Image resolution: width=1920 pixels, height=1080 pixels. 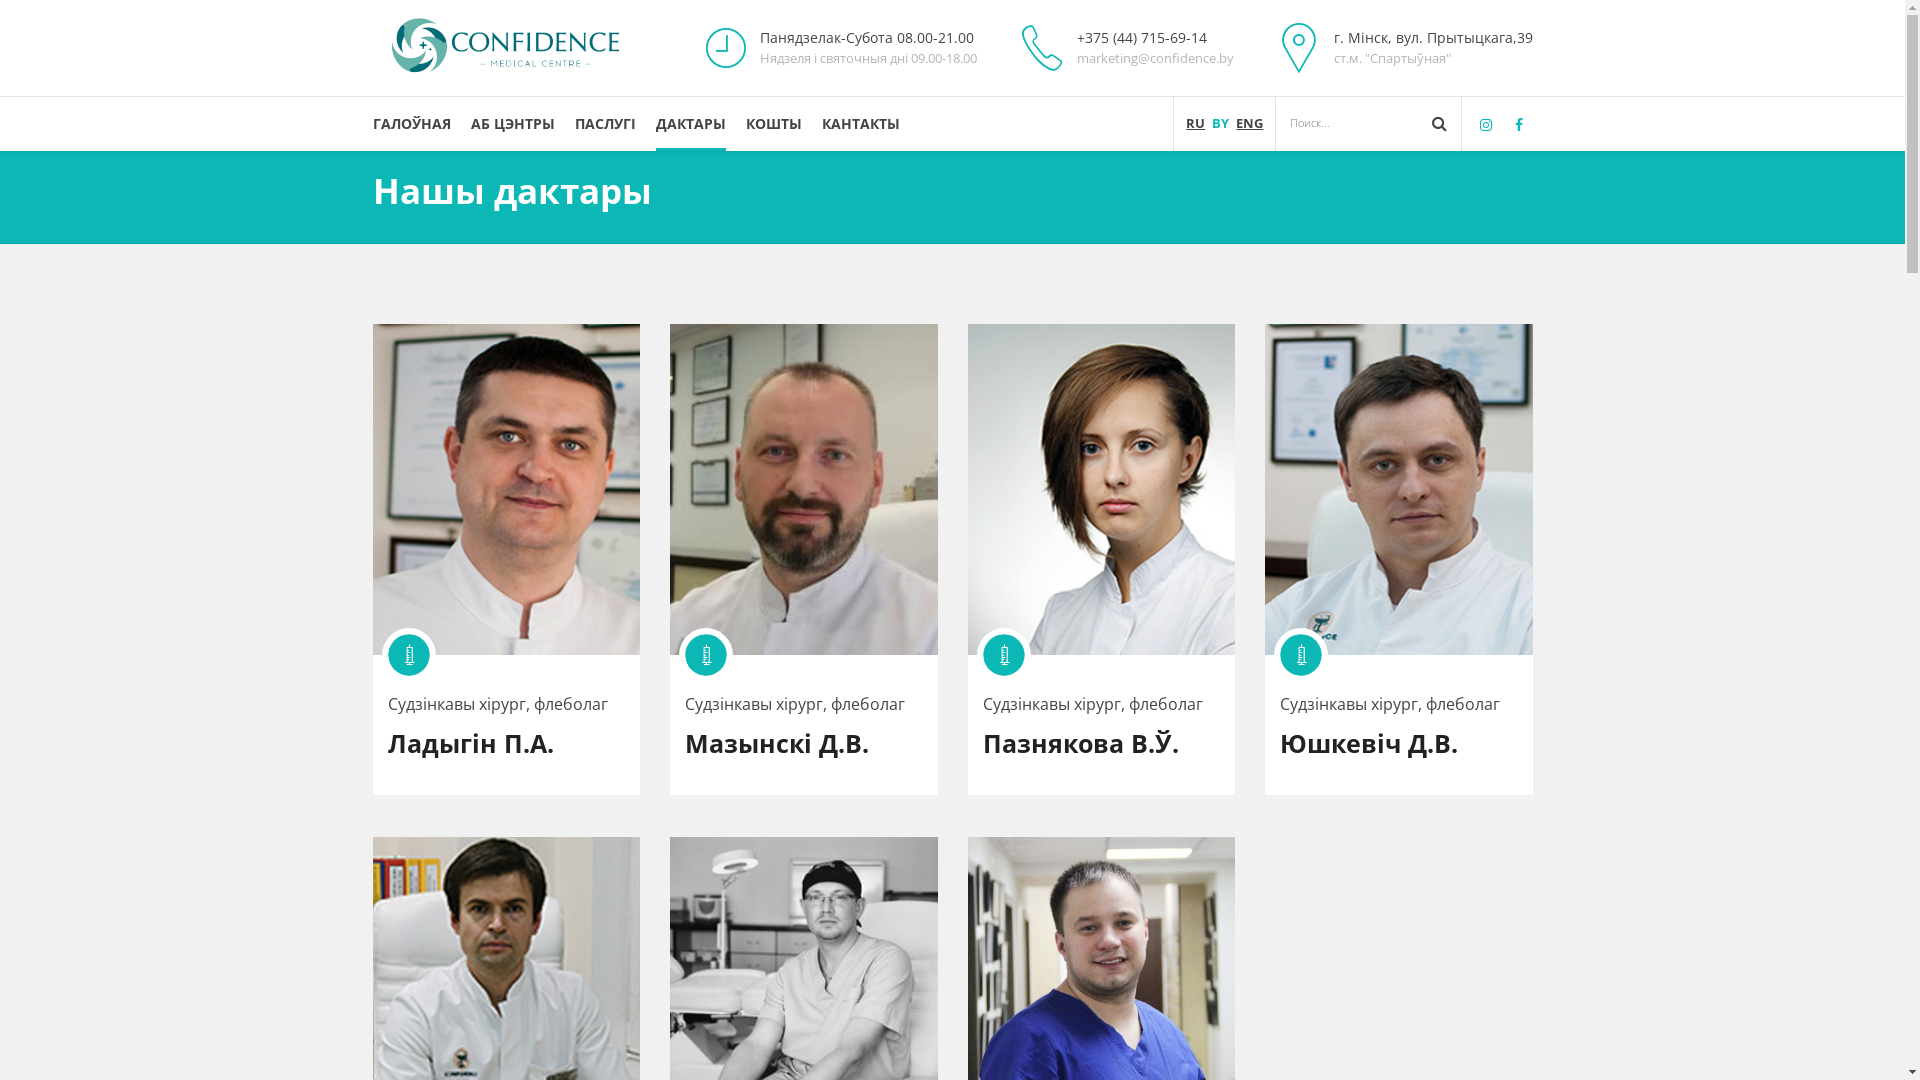 I want to click on 'ENG', so click(x=1248, y=123).